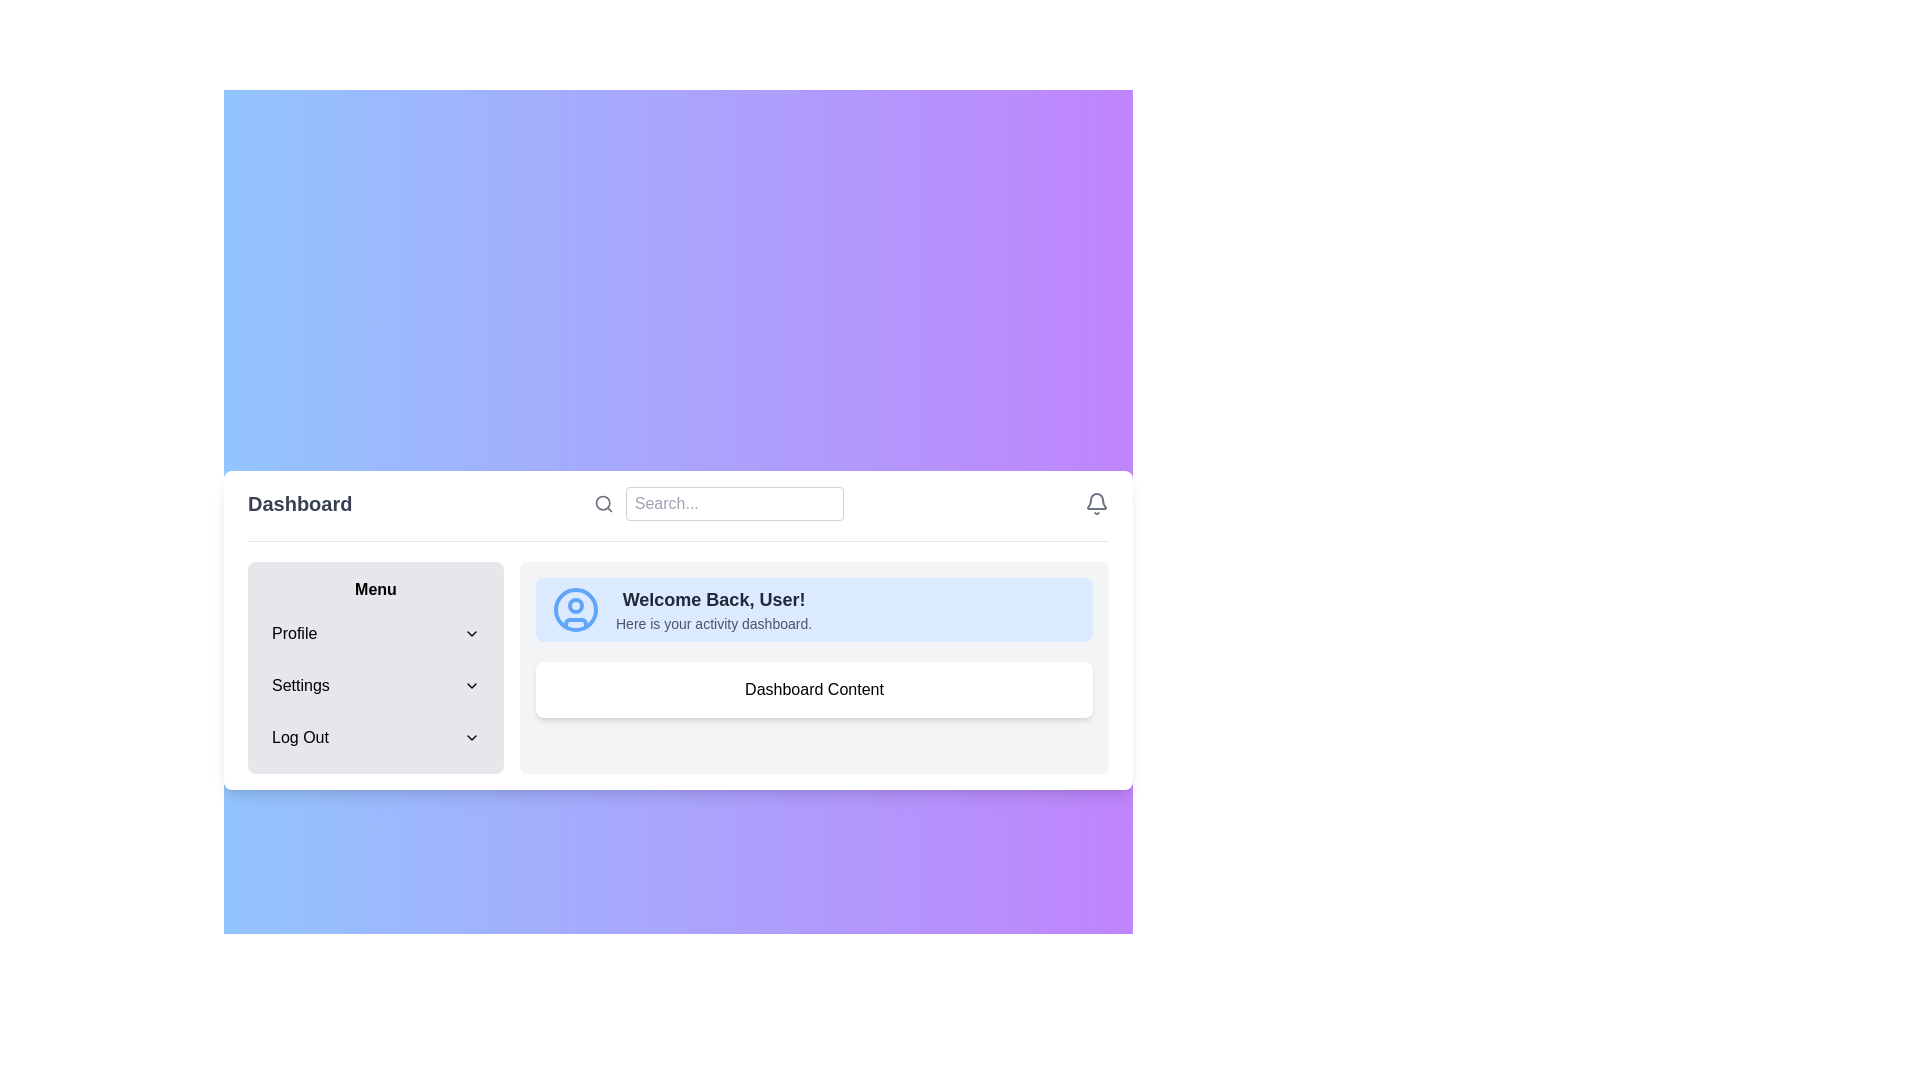 Image resolution: width=1920 pixels, height=1080 pixels. What do you see at coordinates (678, 512) in the screenshot?
I see `the search input field located in the header for typing a query` at bounding box center [678, 512].